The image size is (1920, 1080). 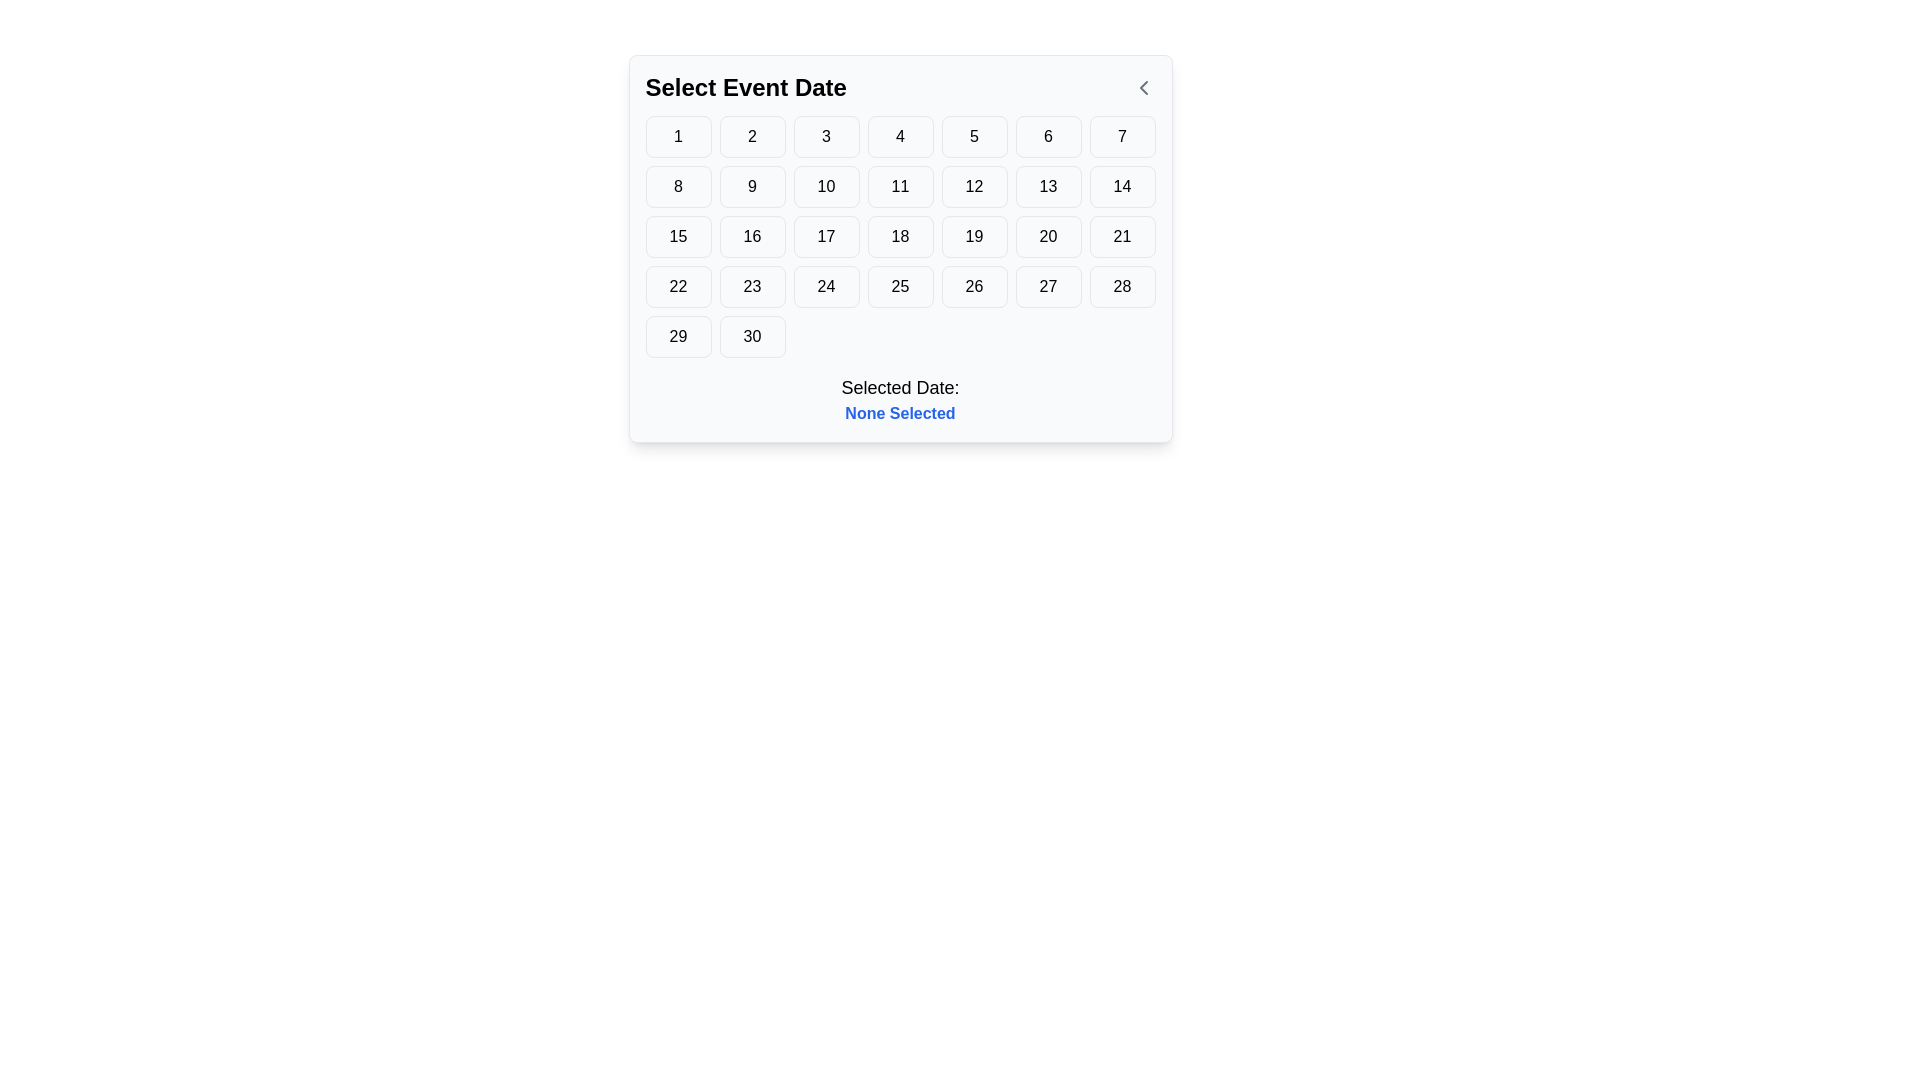 What do you see at coordinates (826, 286) in the screenshot?
I see `the selectable date button representing the 24th day in the calendar view` at bounding box center [826, 286].